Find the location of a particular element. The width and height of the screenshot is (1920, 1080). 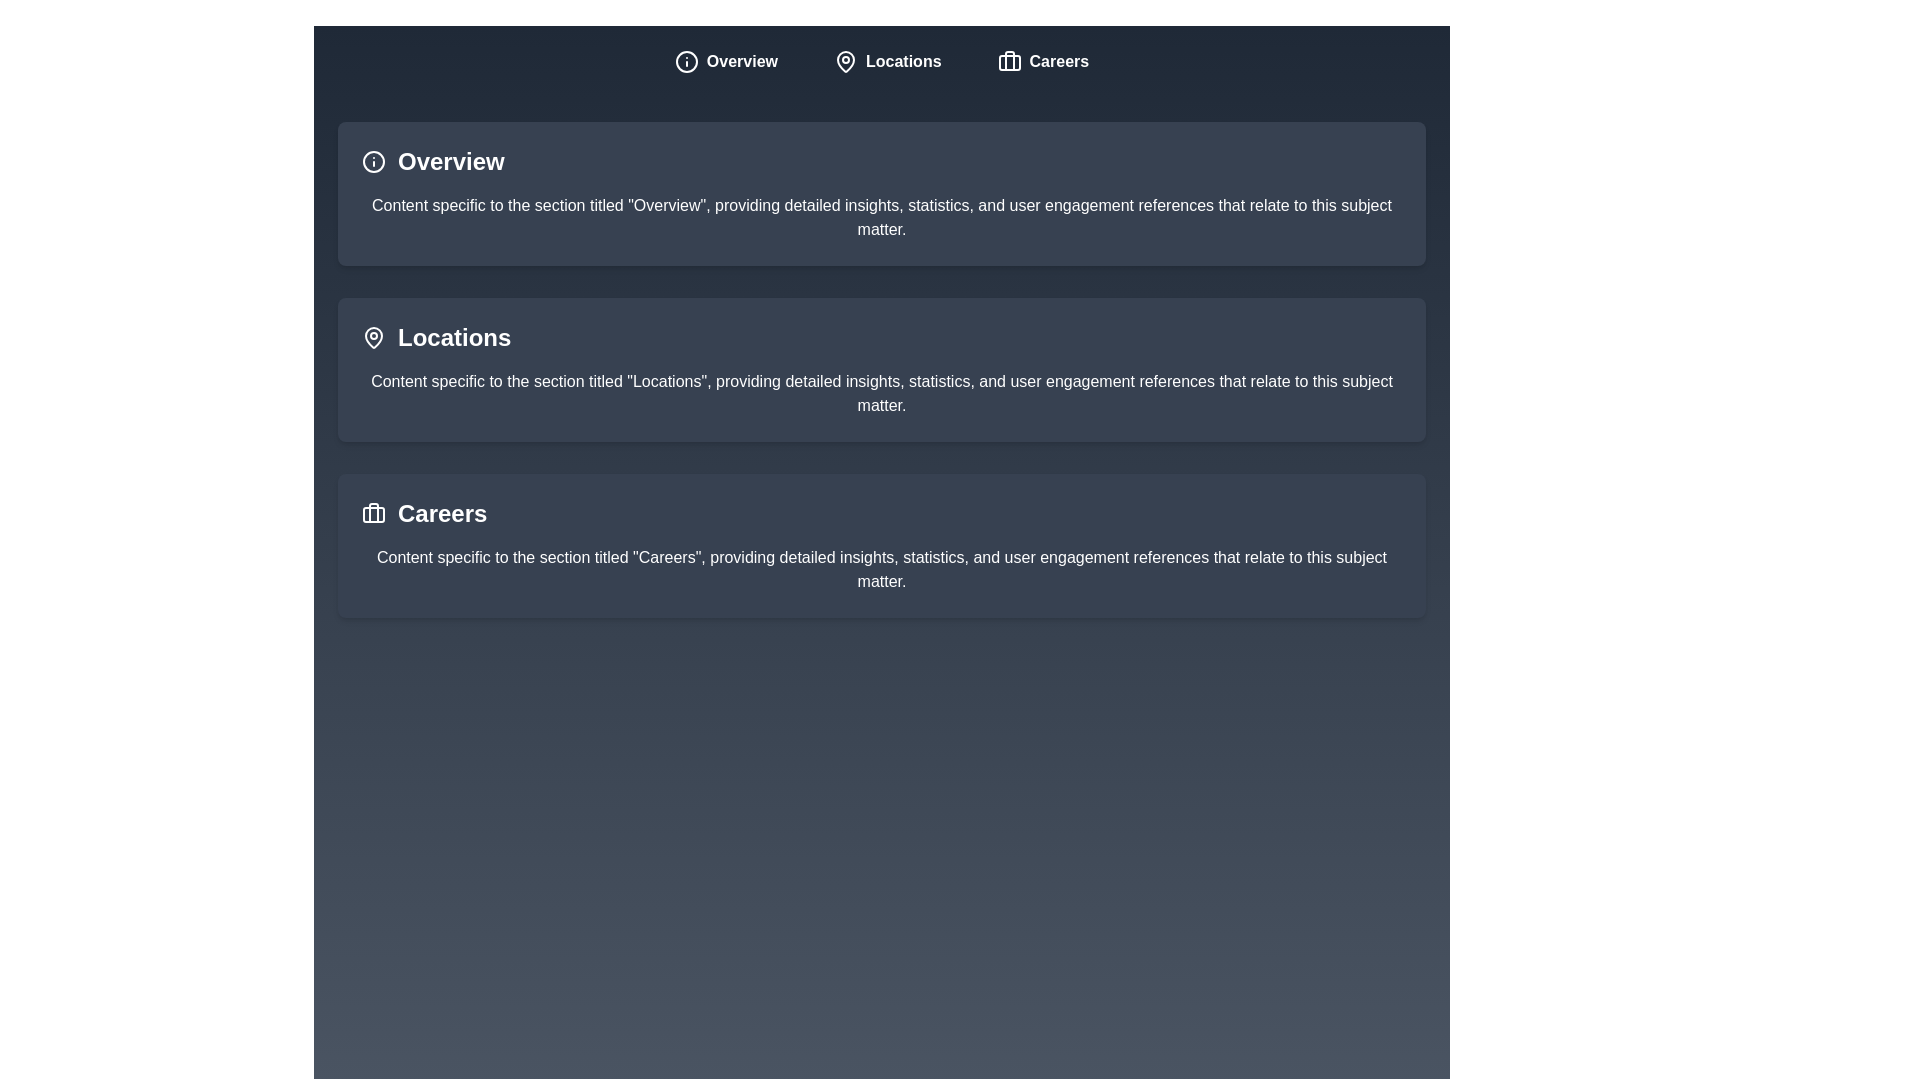

the information icon (SVG) located to the left of the 'Overview' term in the top section labeled 'Overview' is located at coordinates (374, 161).